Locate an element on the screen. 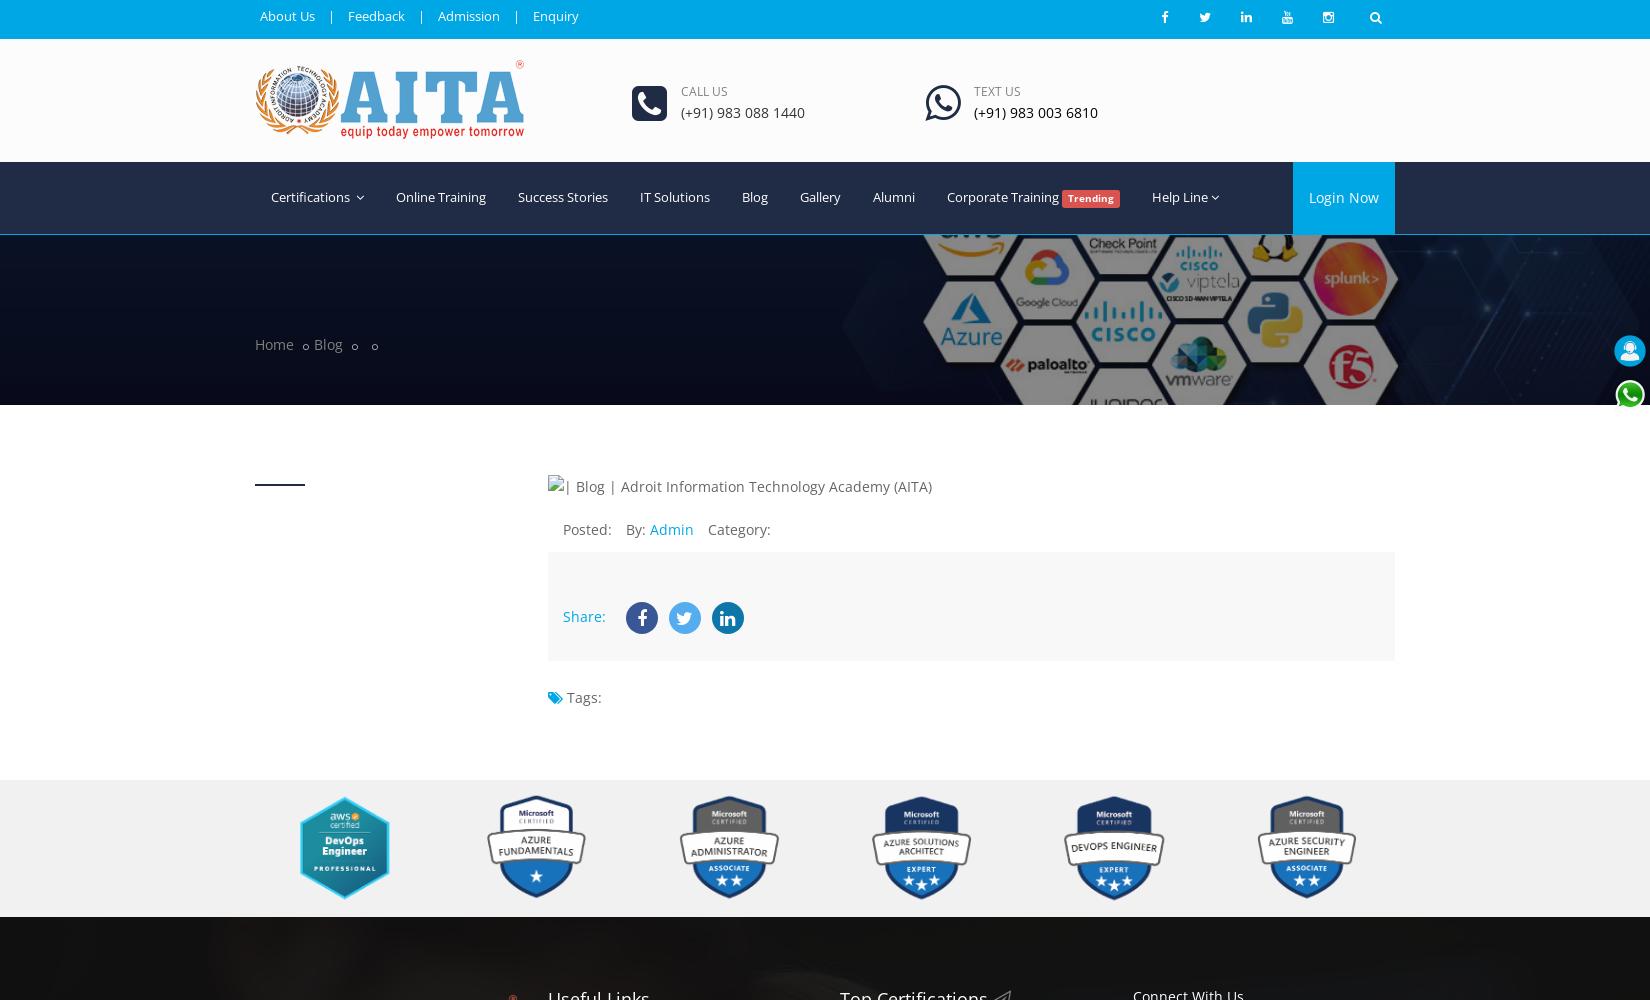  'Enquiry' is located at coordinates (555, 16).